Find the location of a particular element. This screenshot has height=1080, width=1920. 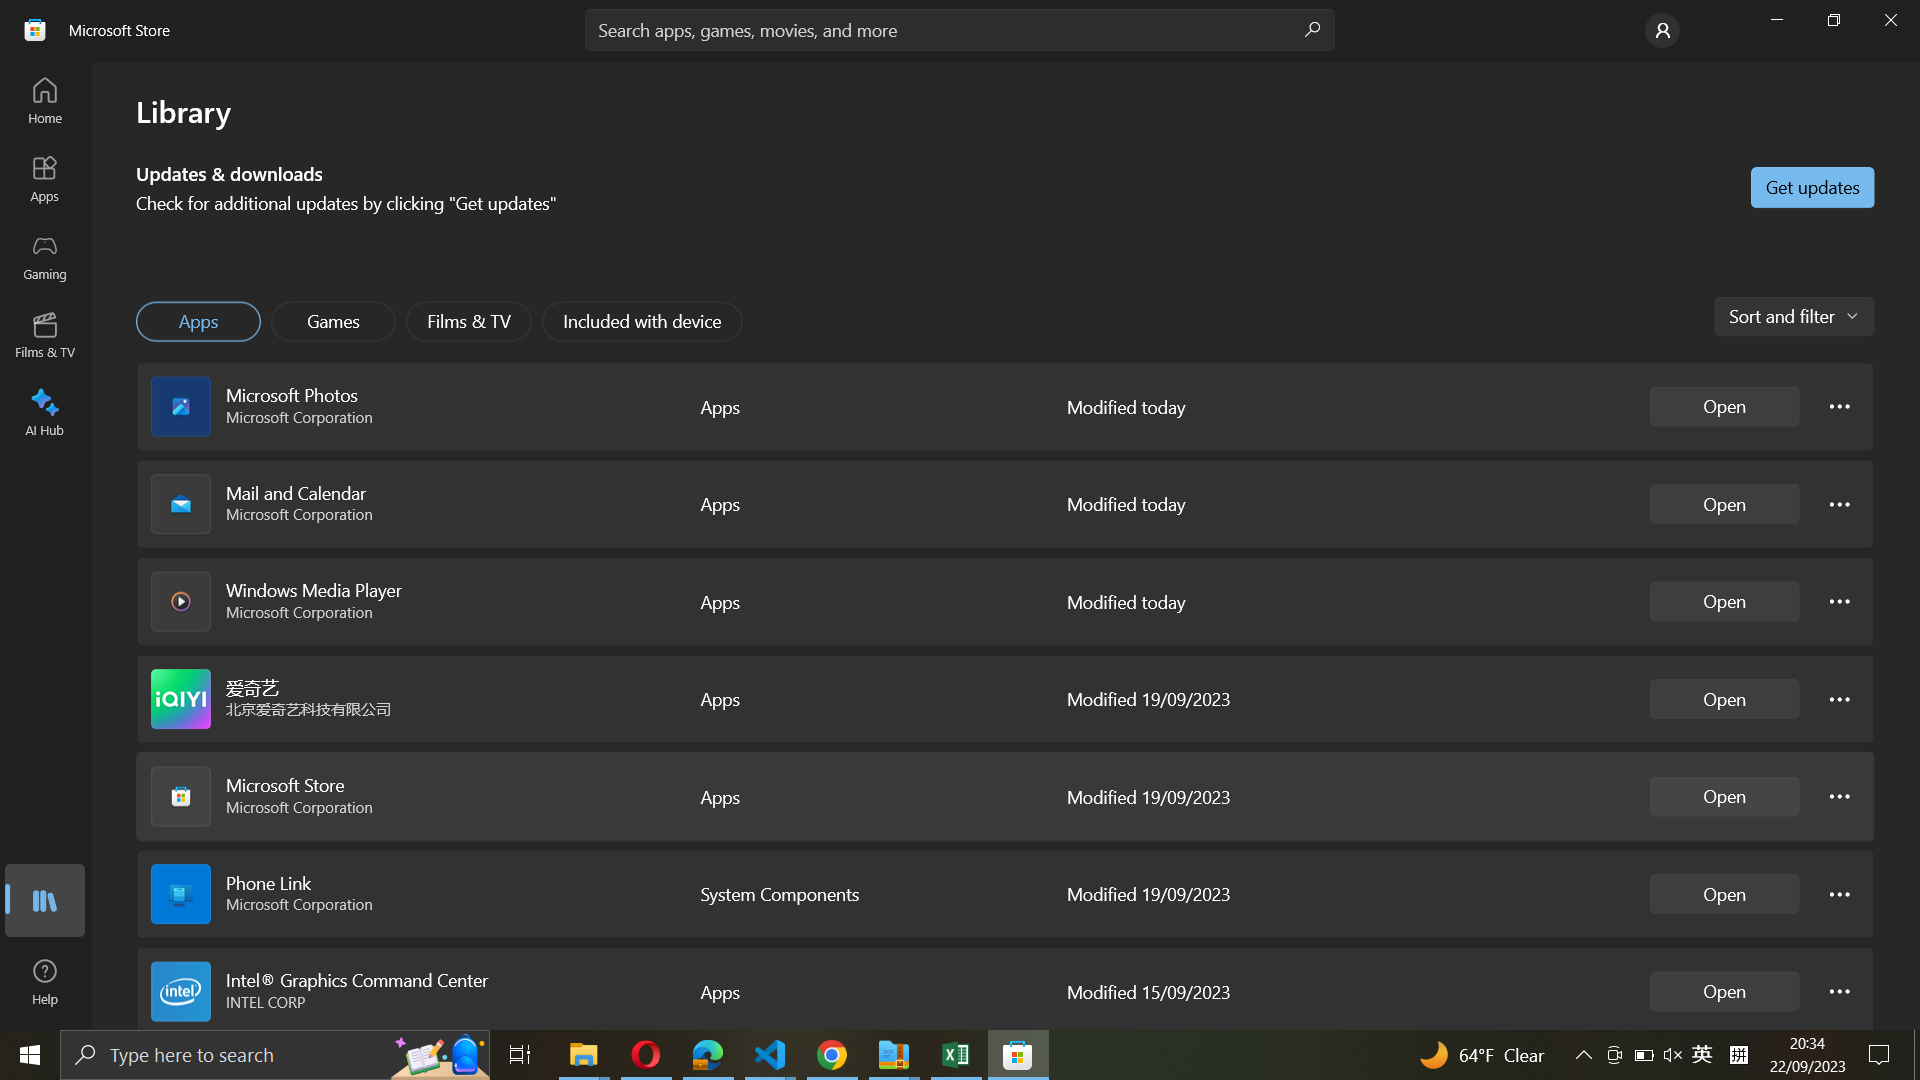

Windows media player is located at coordinates (1723, 599).